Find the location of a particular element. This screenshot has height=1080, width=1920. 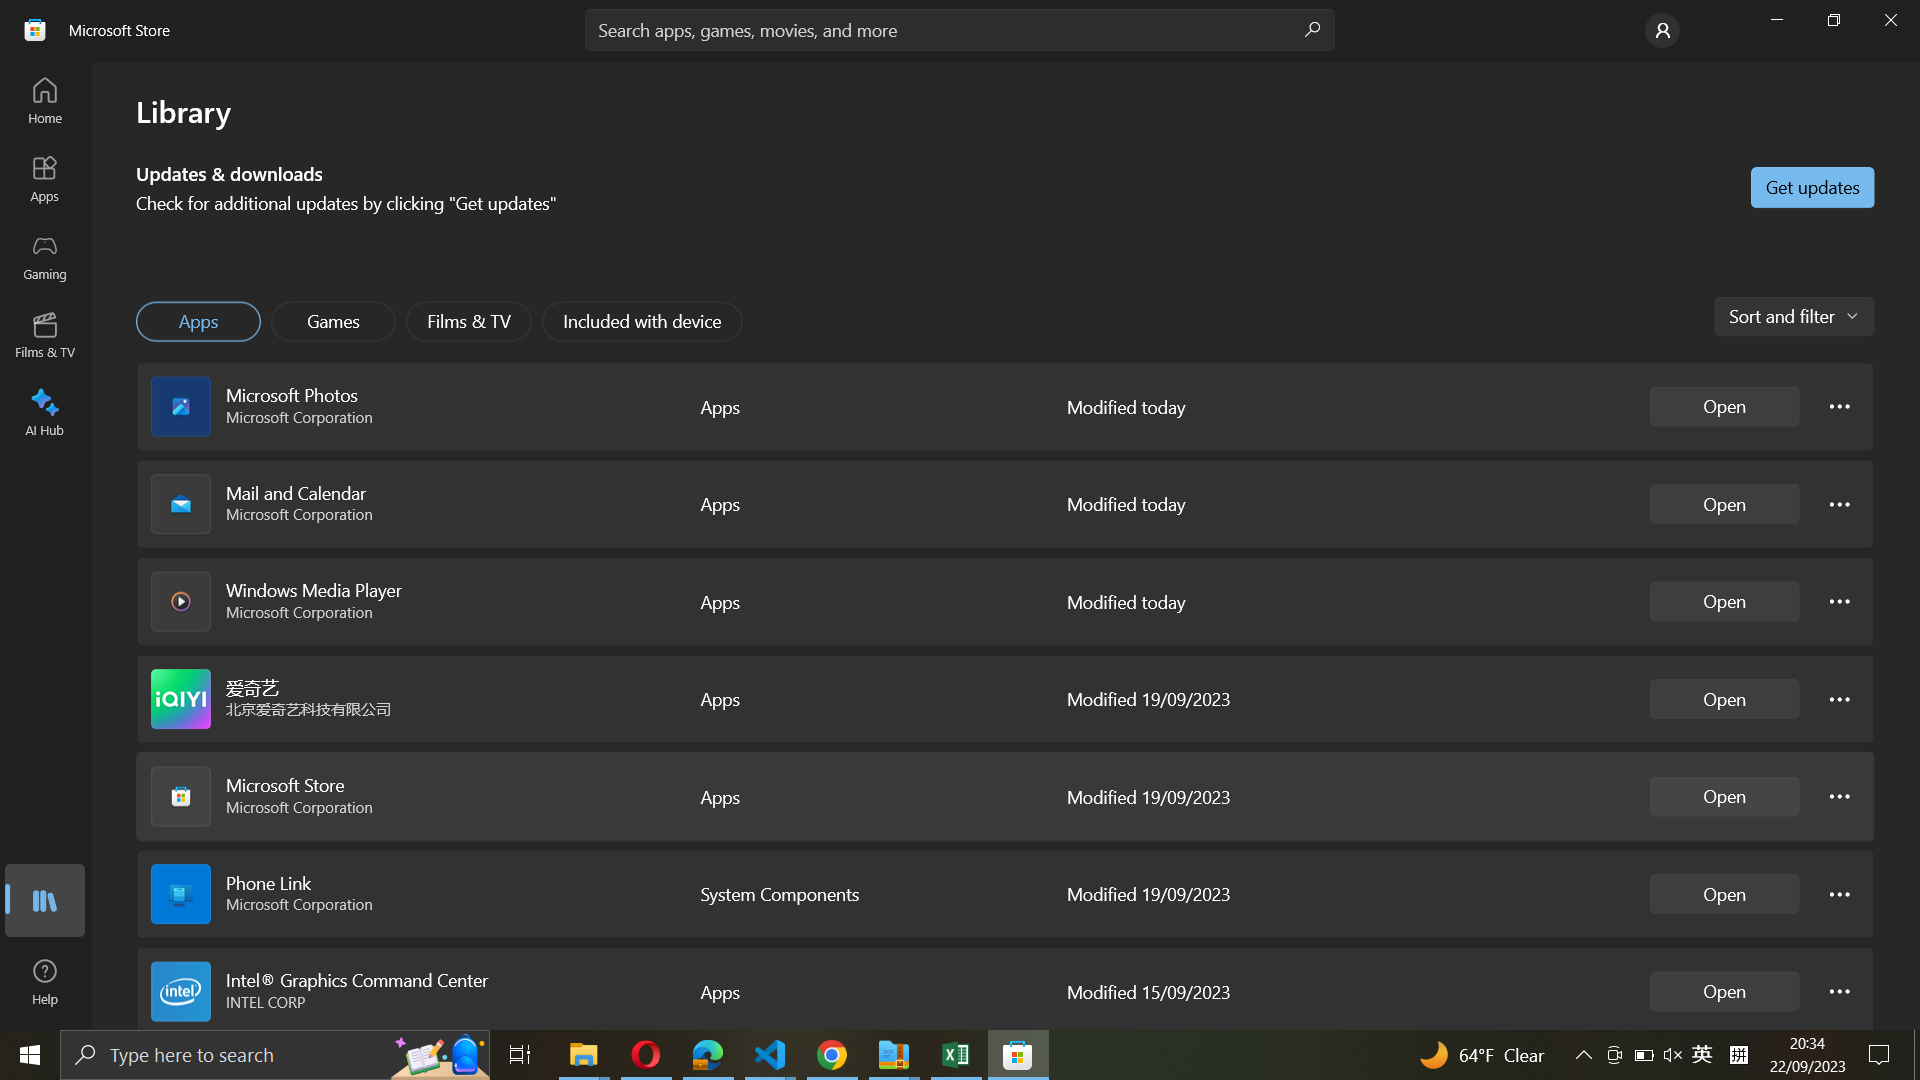

Windows media player is located at coordinates (1723, 599).